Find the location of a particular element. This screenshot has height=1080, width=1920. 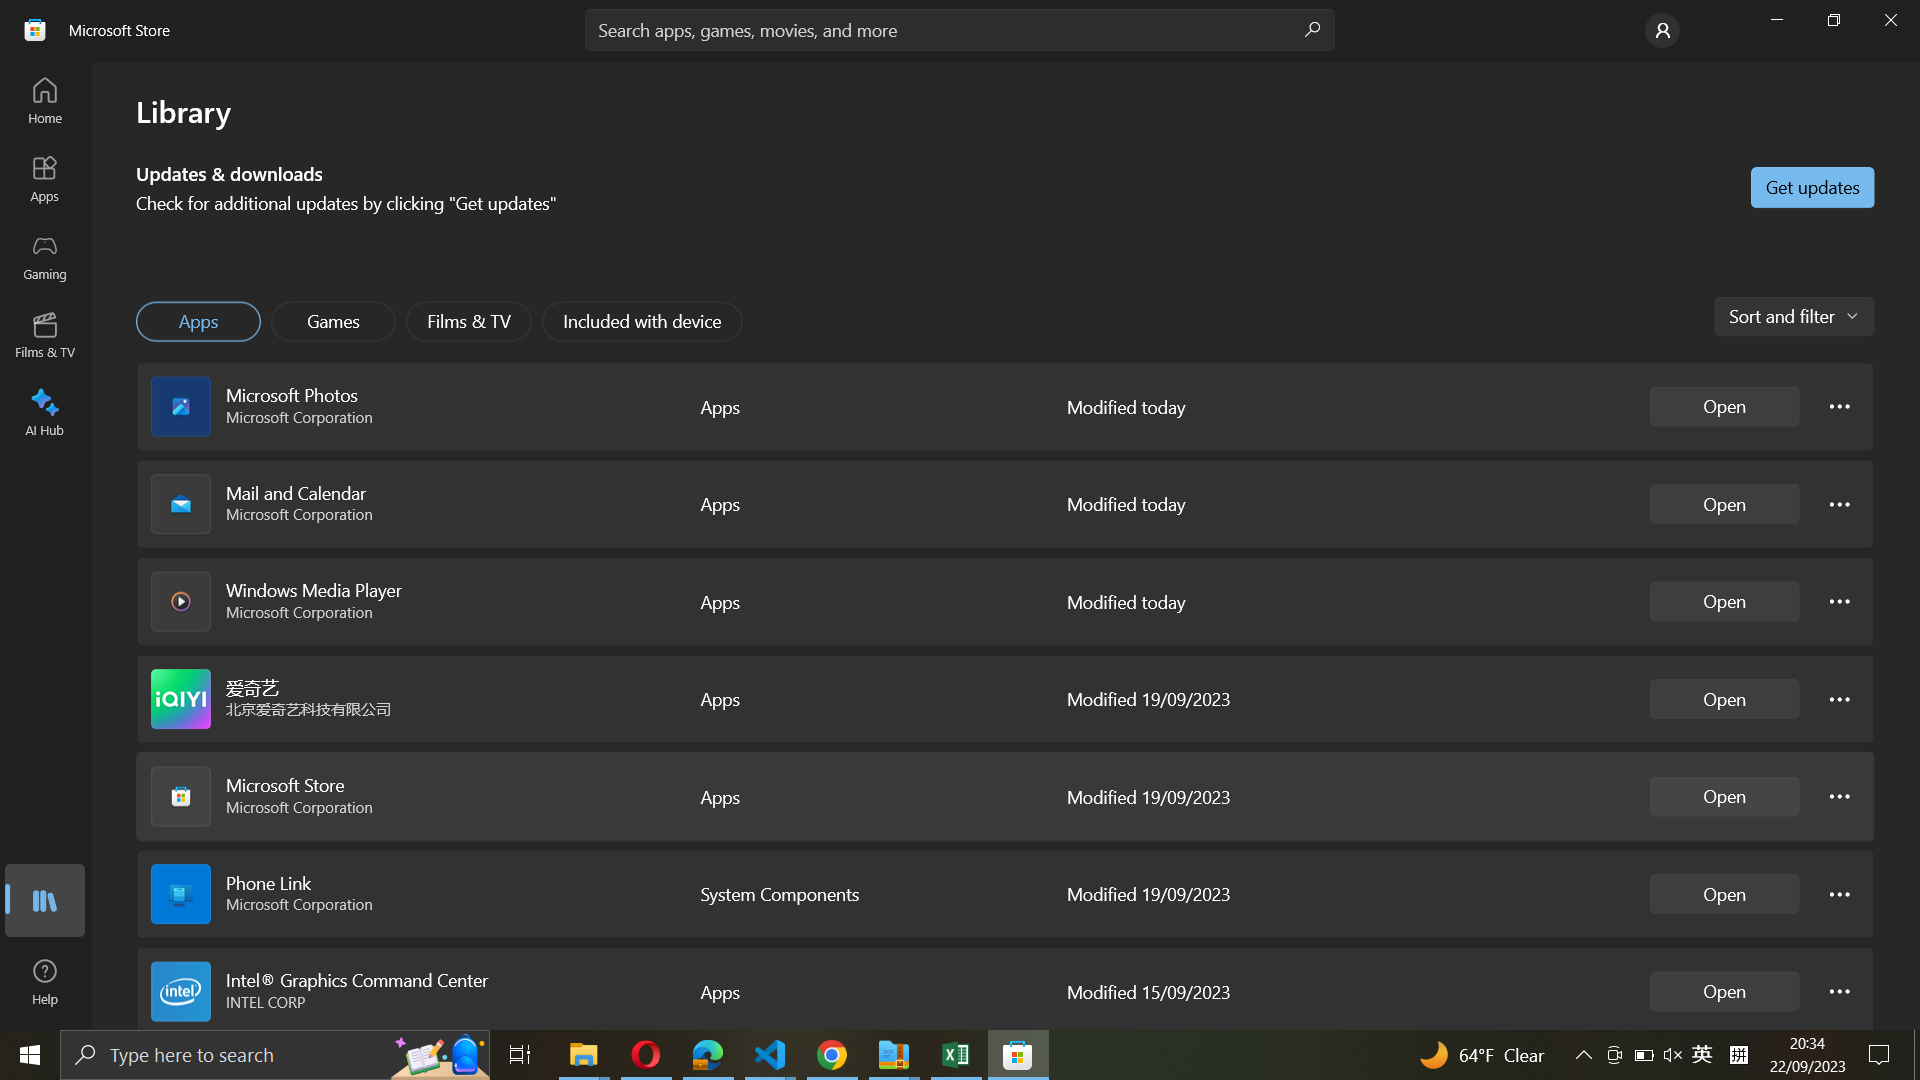

Windows media player is located at coordinates (1723, 599).